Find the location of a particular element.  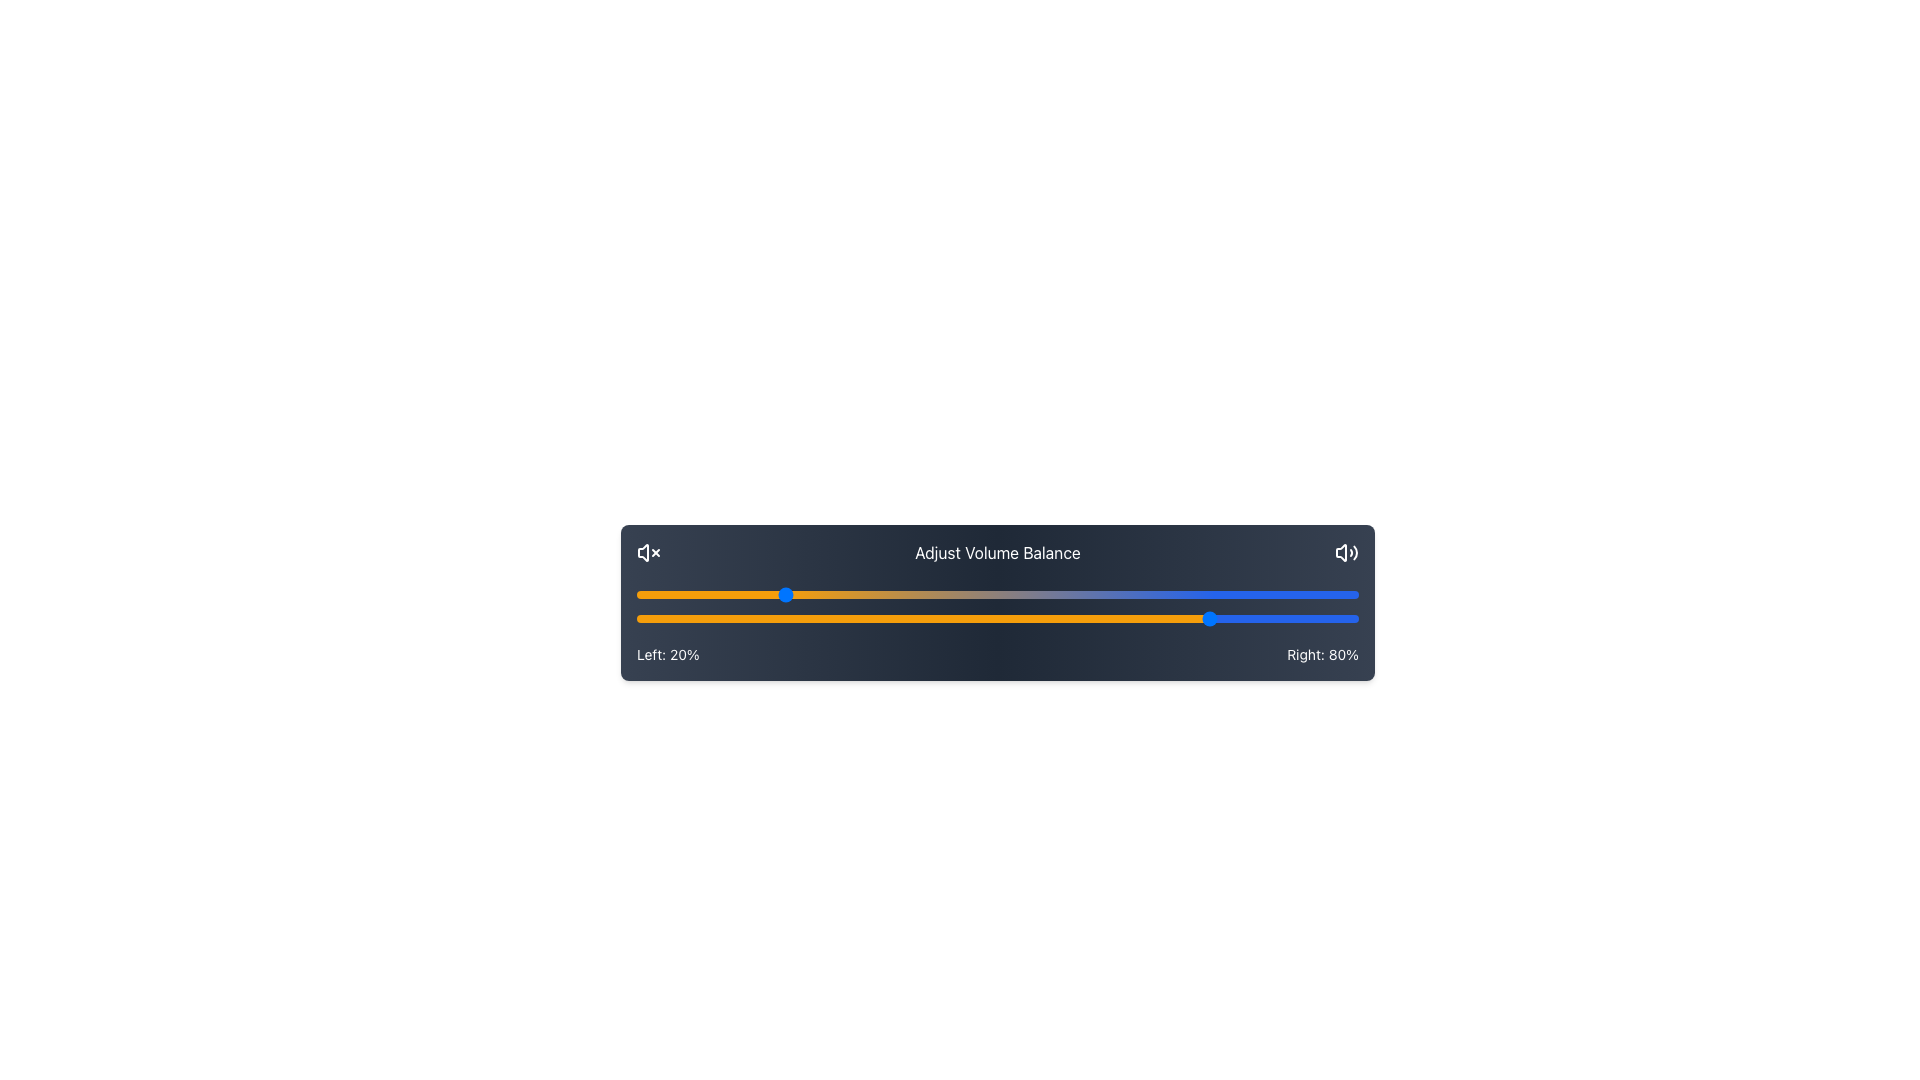

the left balance is located at coordinates (917, 593).